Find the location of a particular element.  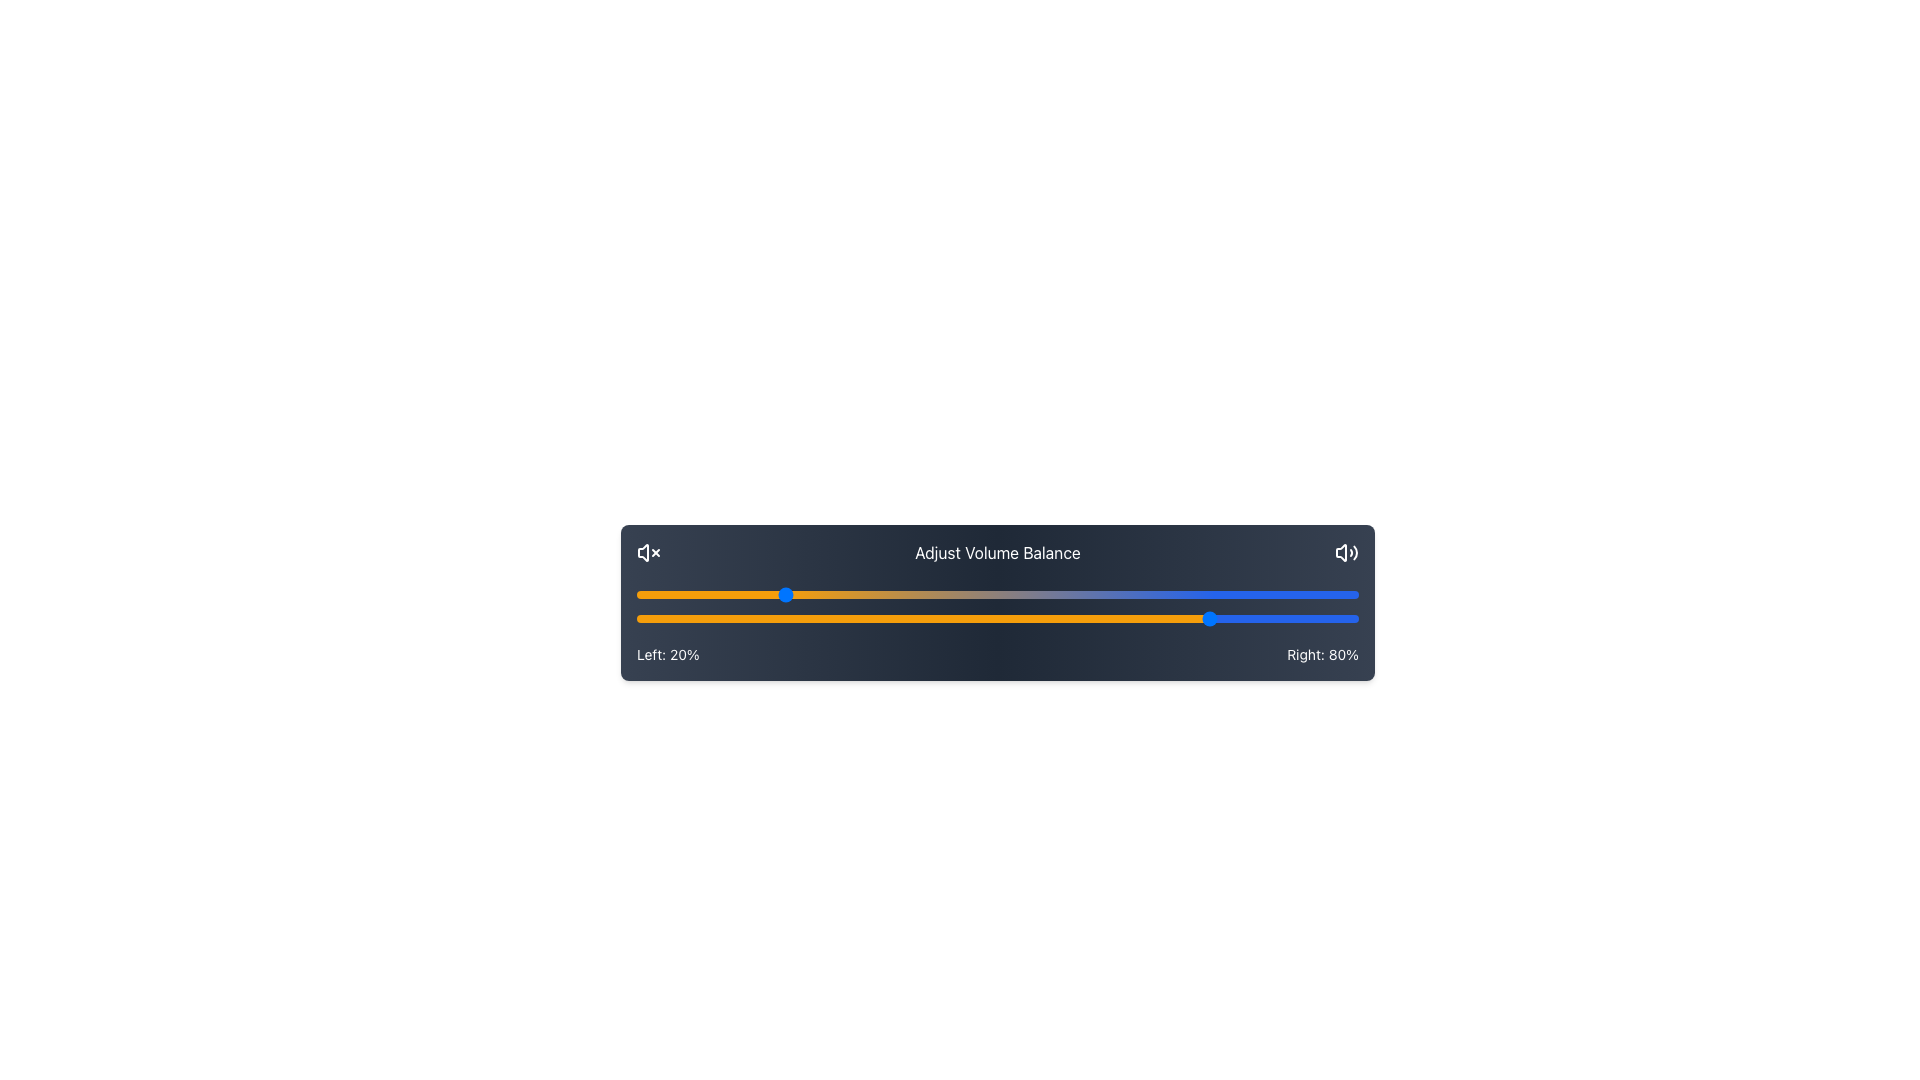

the left balance is located at coordinates (917, 593).